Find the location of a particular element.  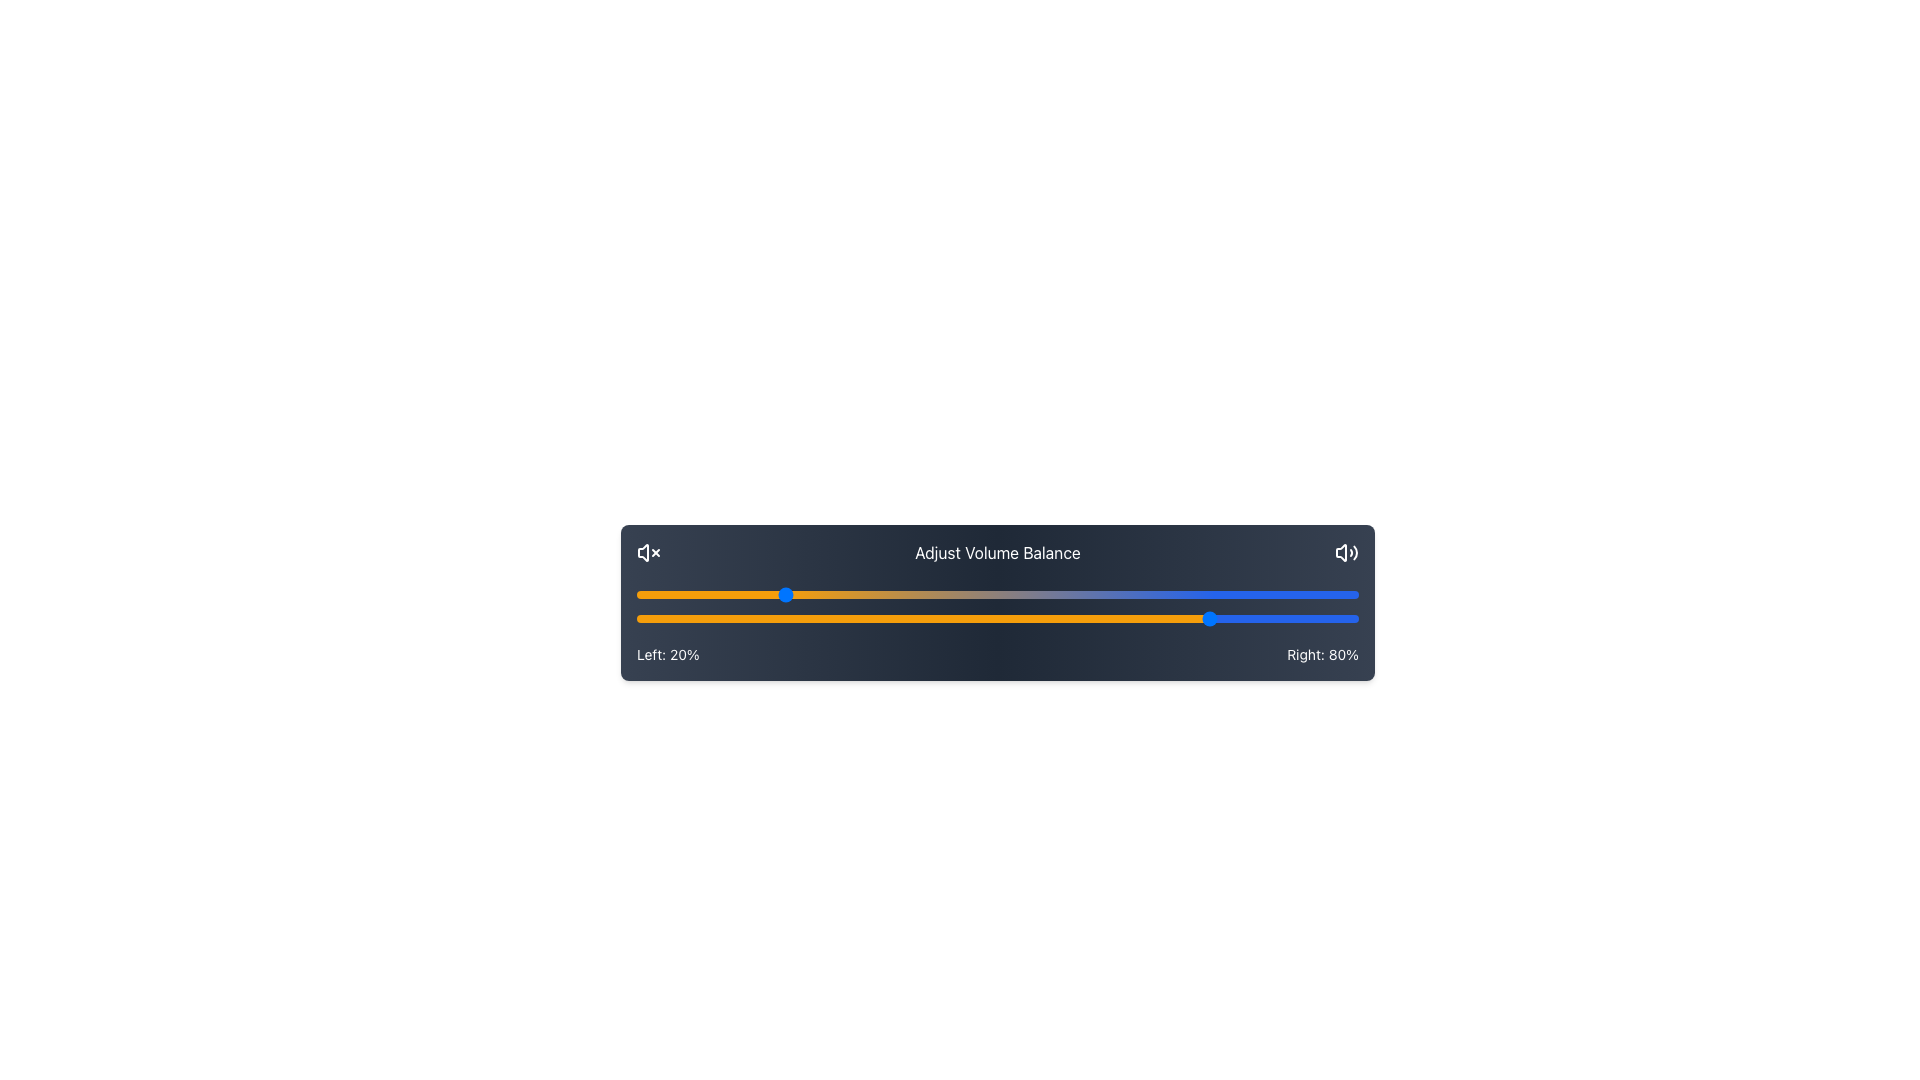

the left balance is located at coordinates (917, 593).